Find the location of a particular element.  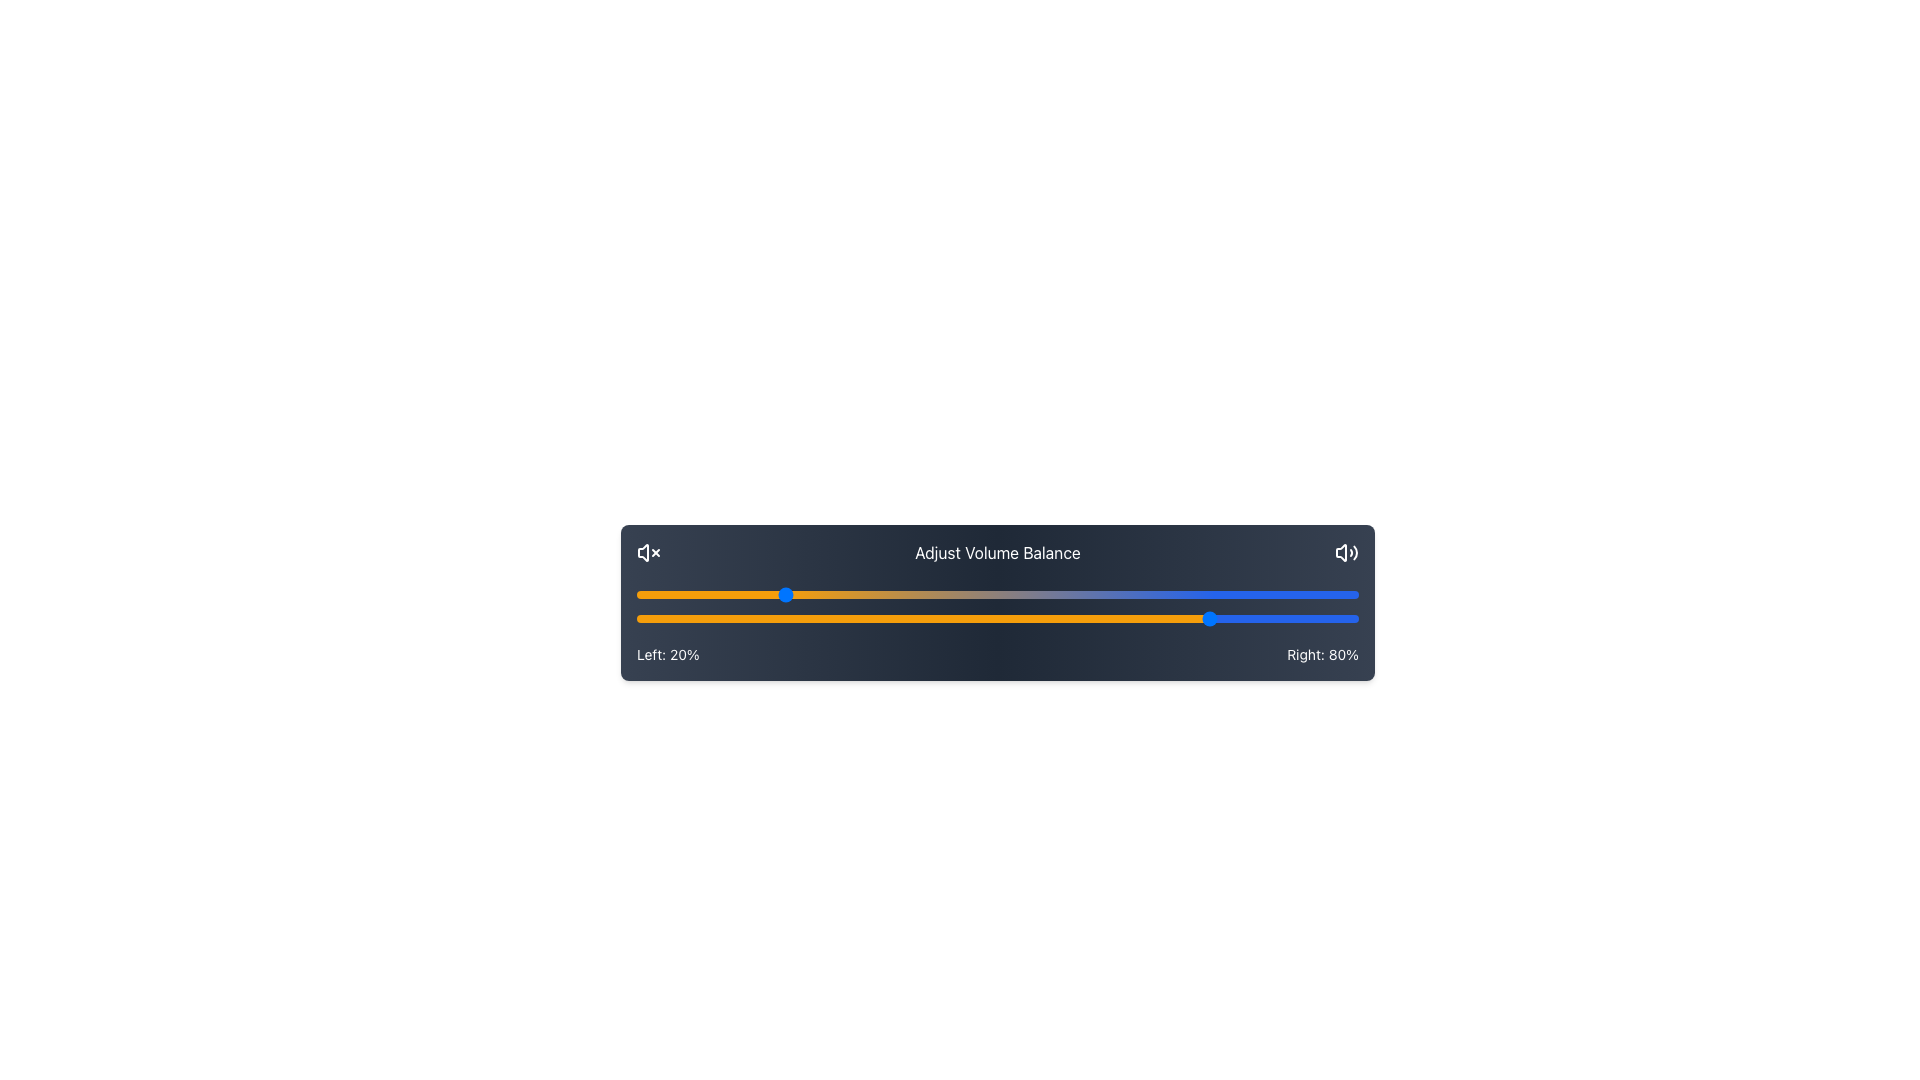

the left balance is located at coordinates (917, 593).